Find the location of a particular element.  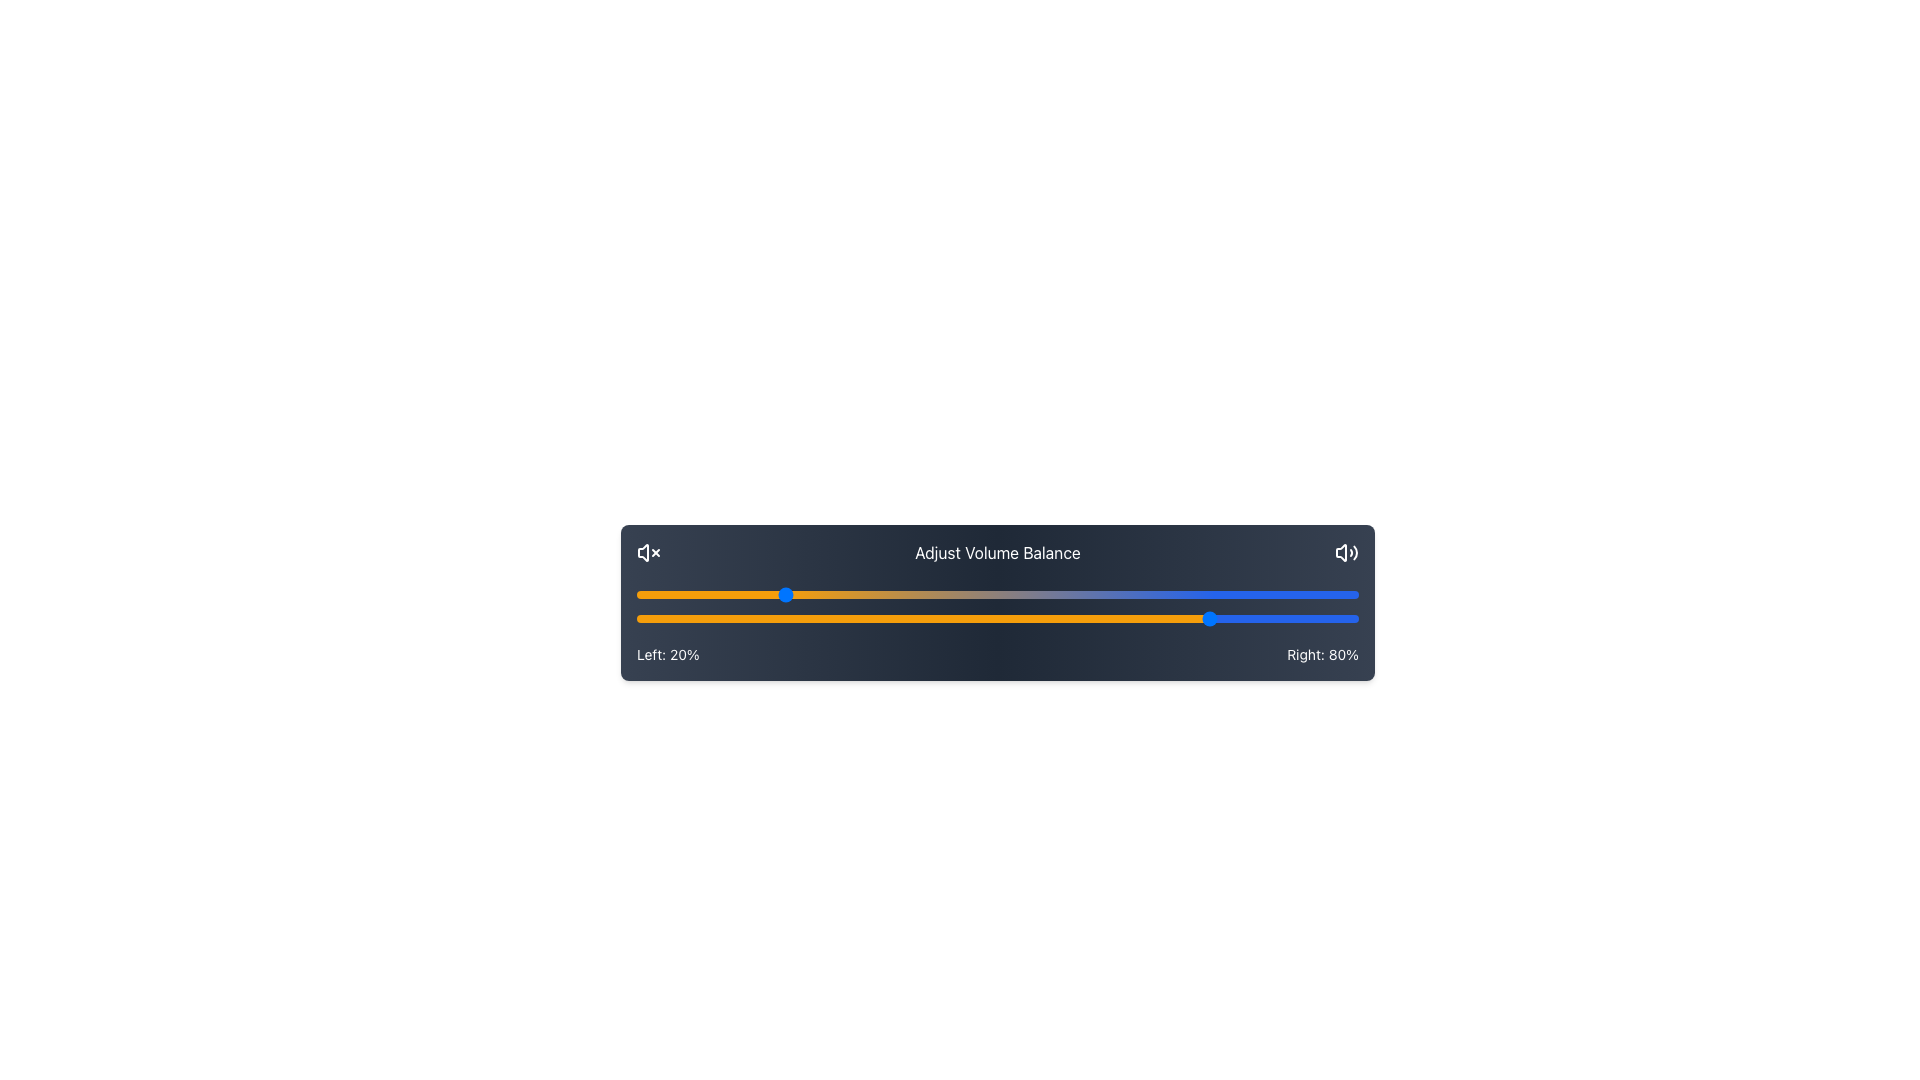

the left balance is located at coordinates (917, 593).